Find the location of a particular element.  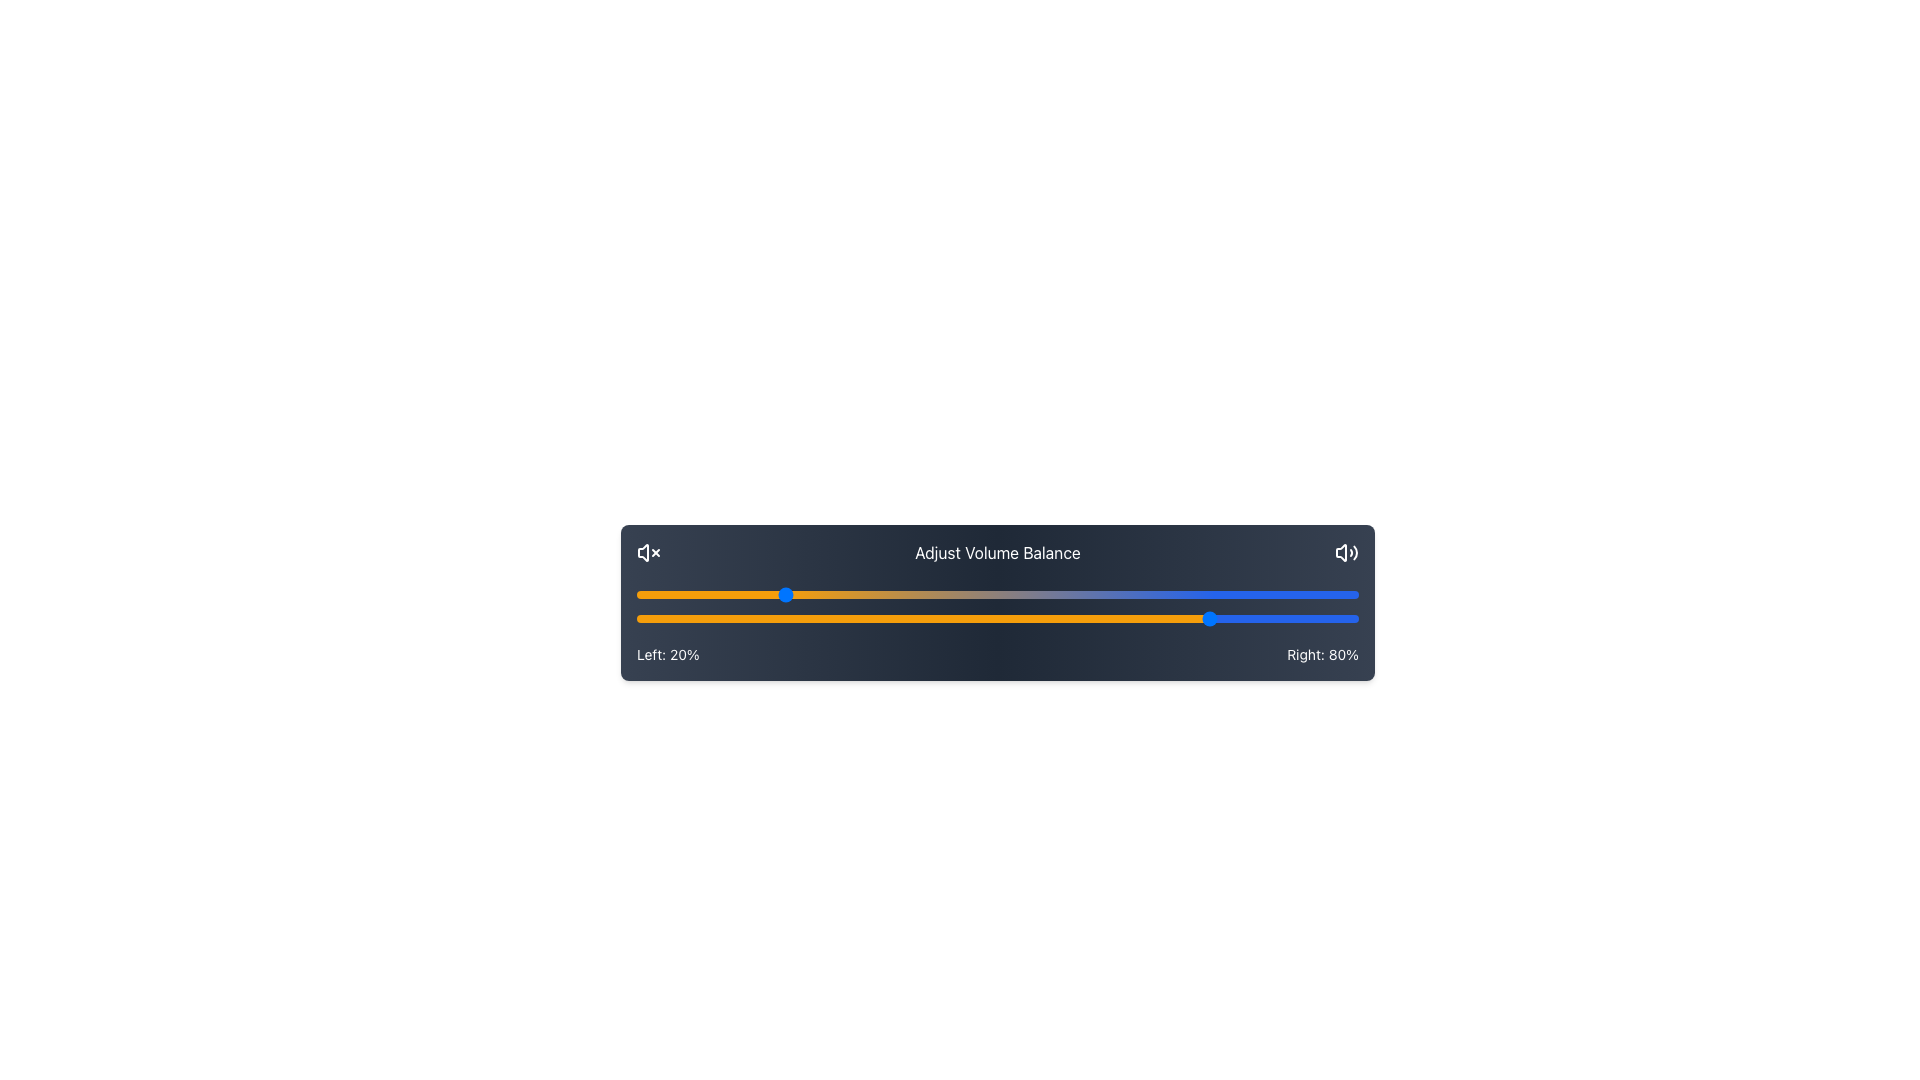

the left balance is located at coordinates (917, 593).